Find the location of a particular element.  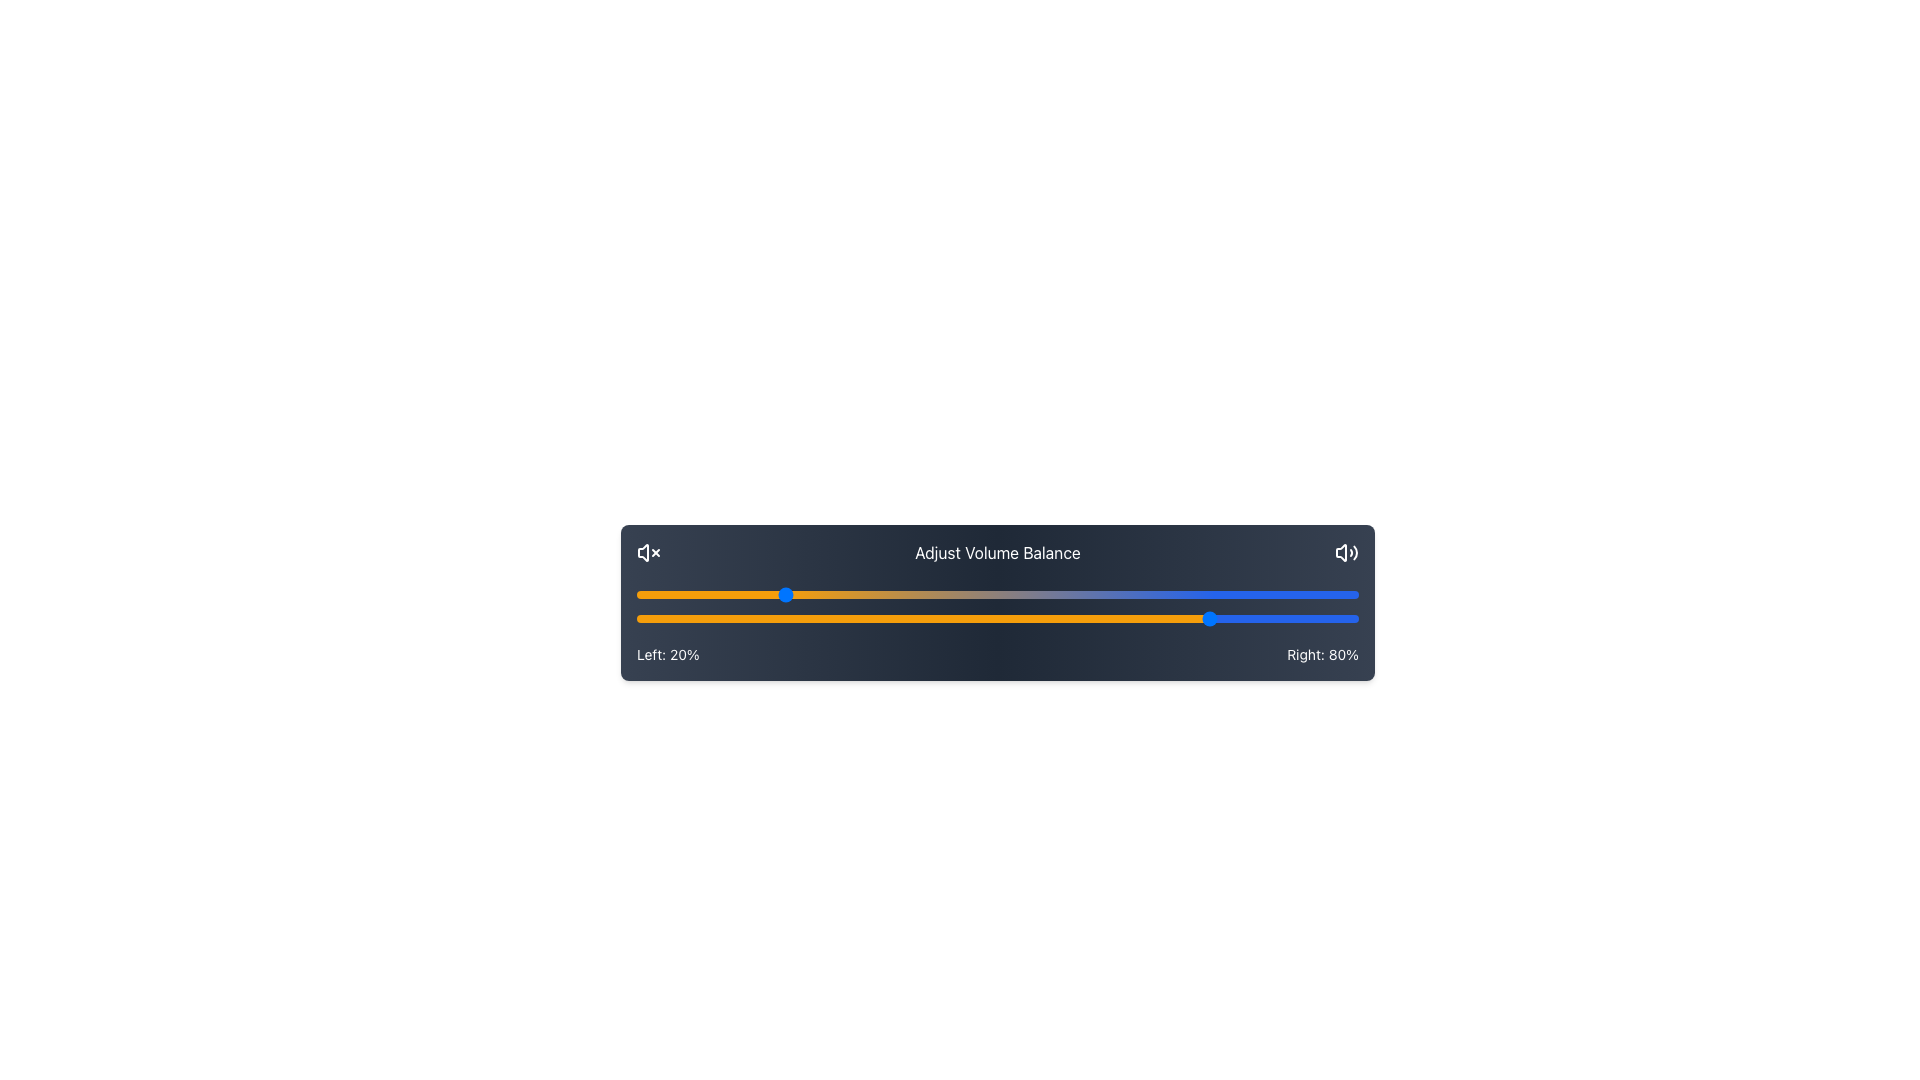

the left balance is located at coordinates (917, 593).